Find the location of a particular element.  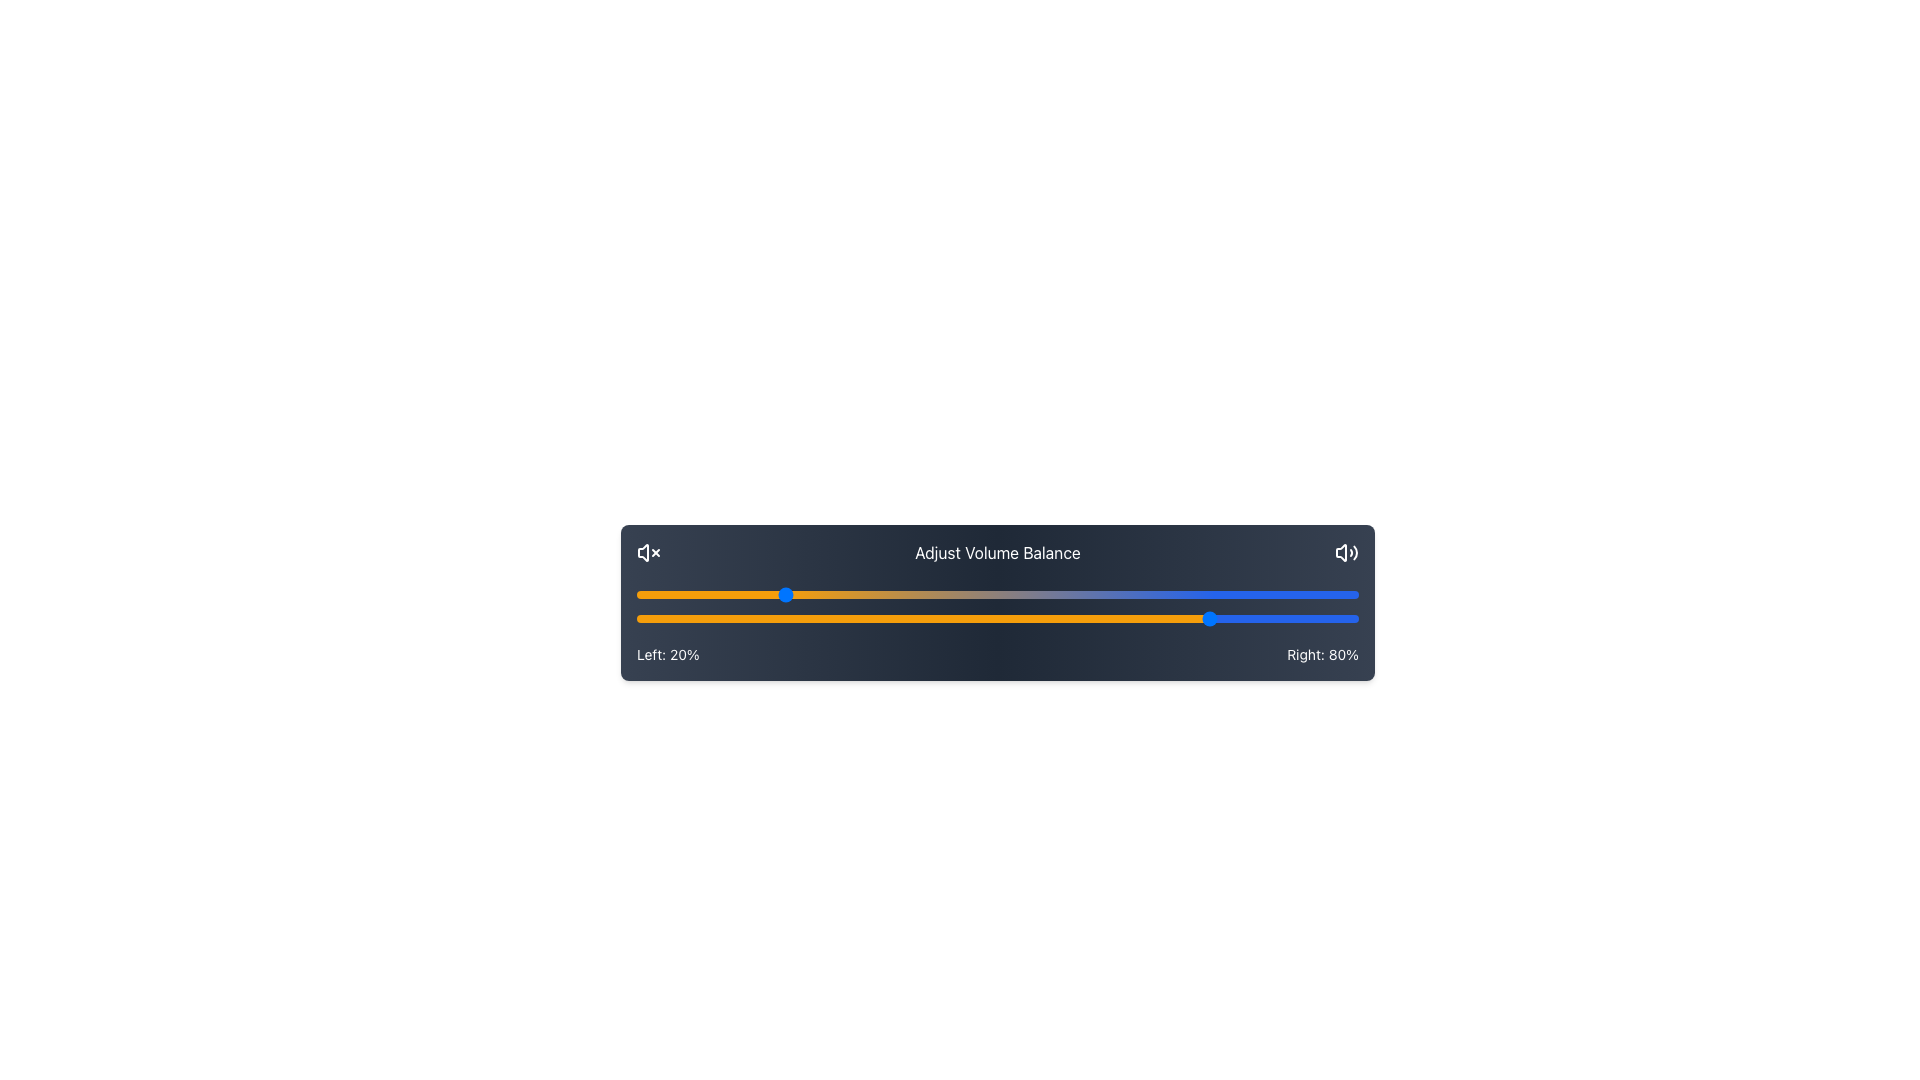

the left balance is located at coordinates (917, 593).